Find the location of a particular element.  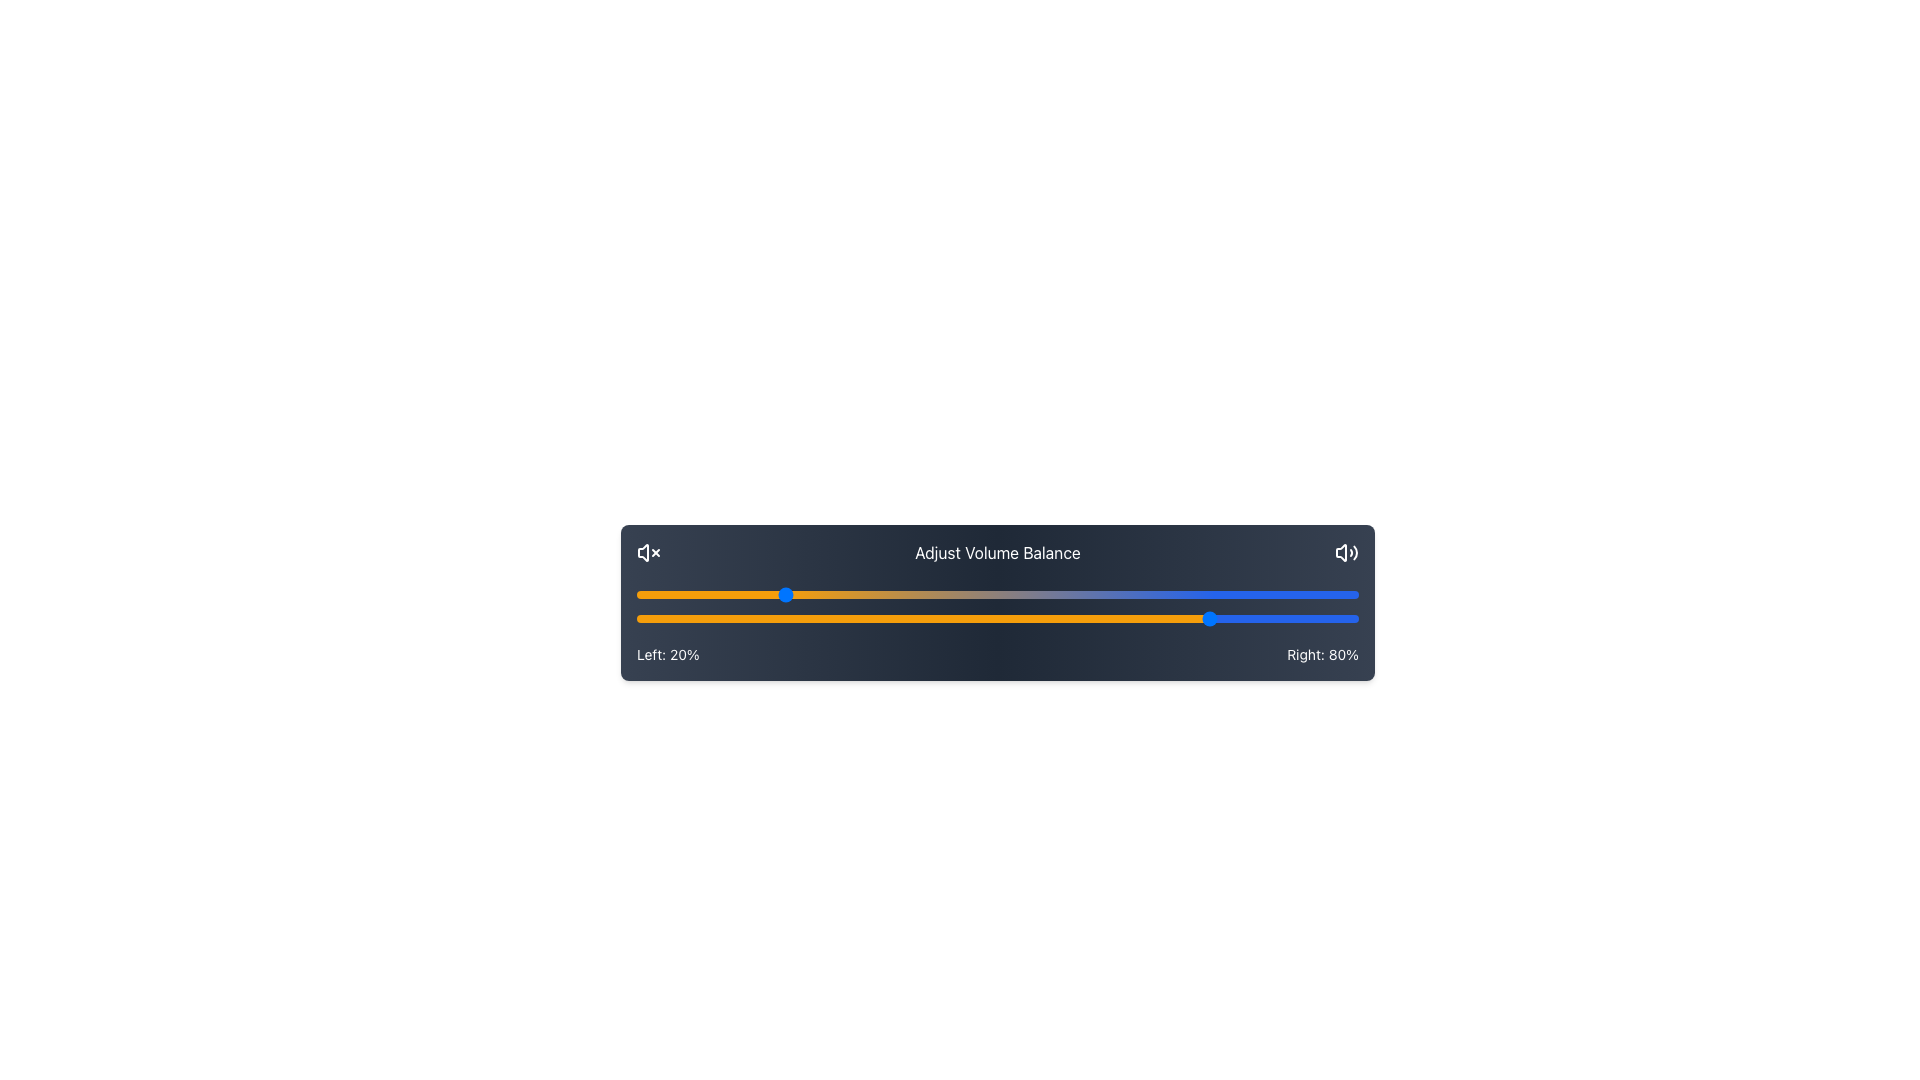

the left balance is located at coordinates (917, 593).